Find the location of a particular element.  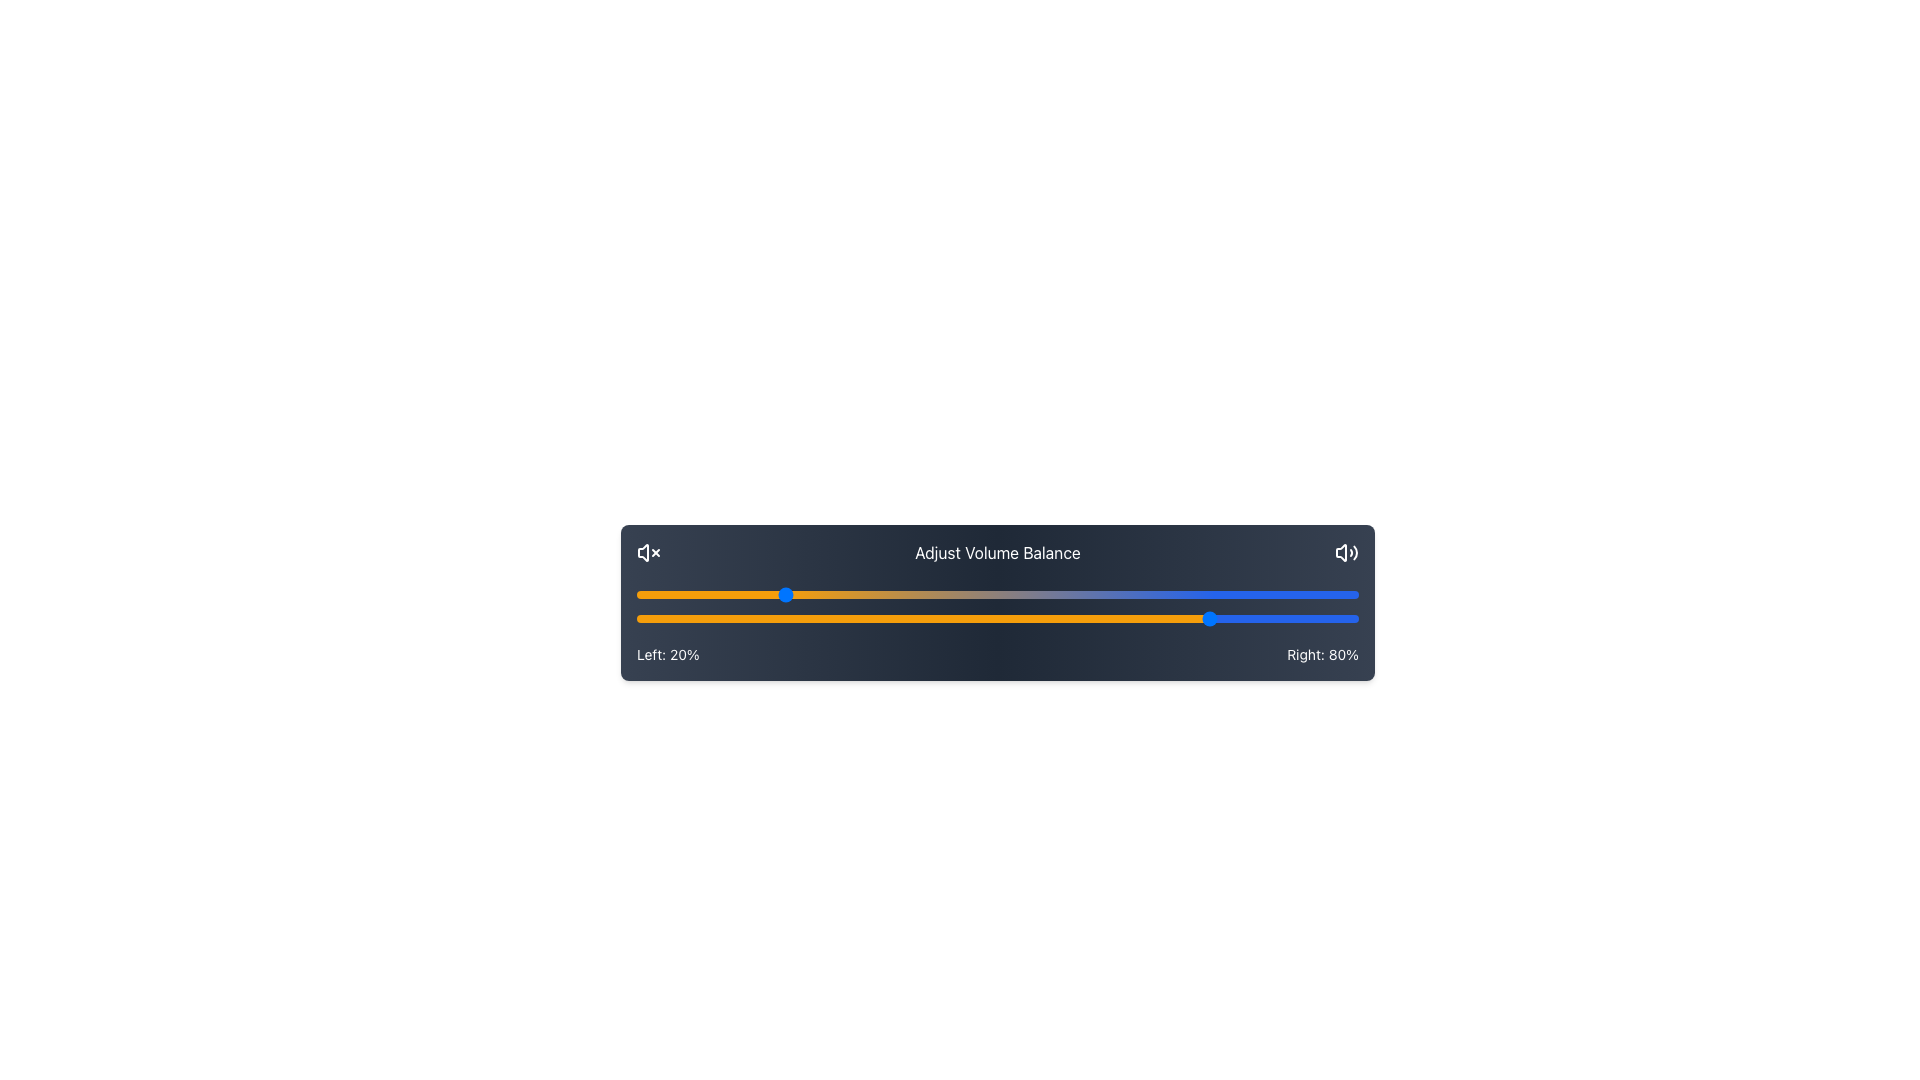

the left balance is located at coordinates (917, 593).